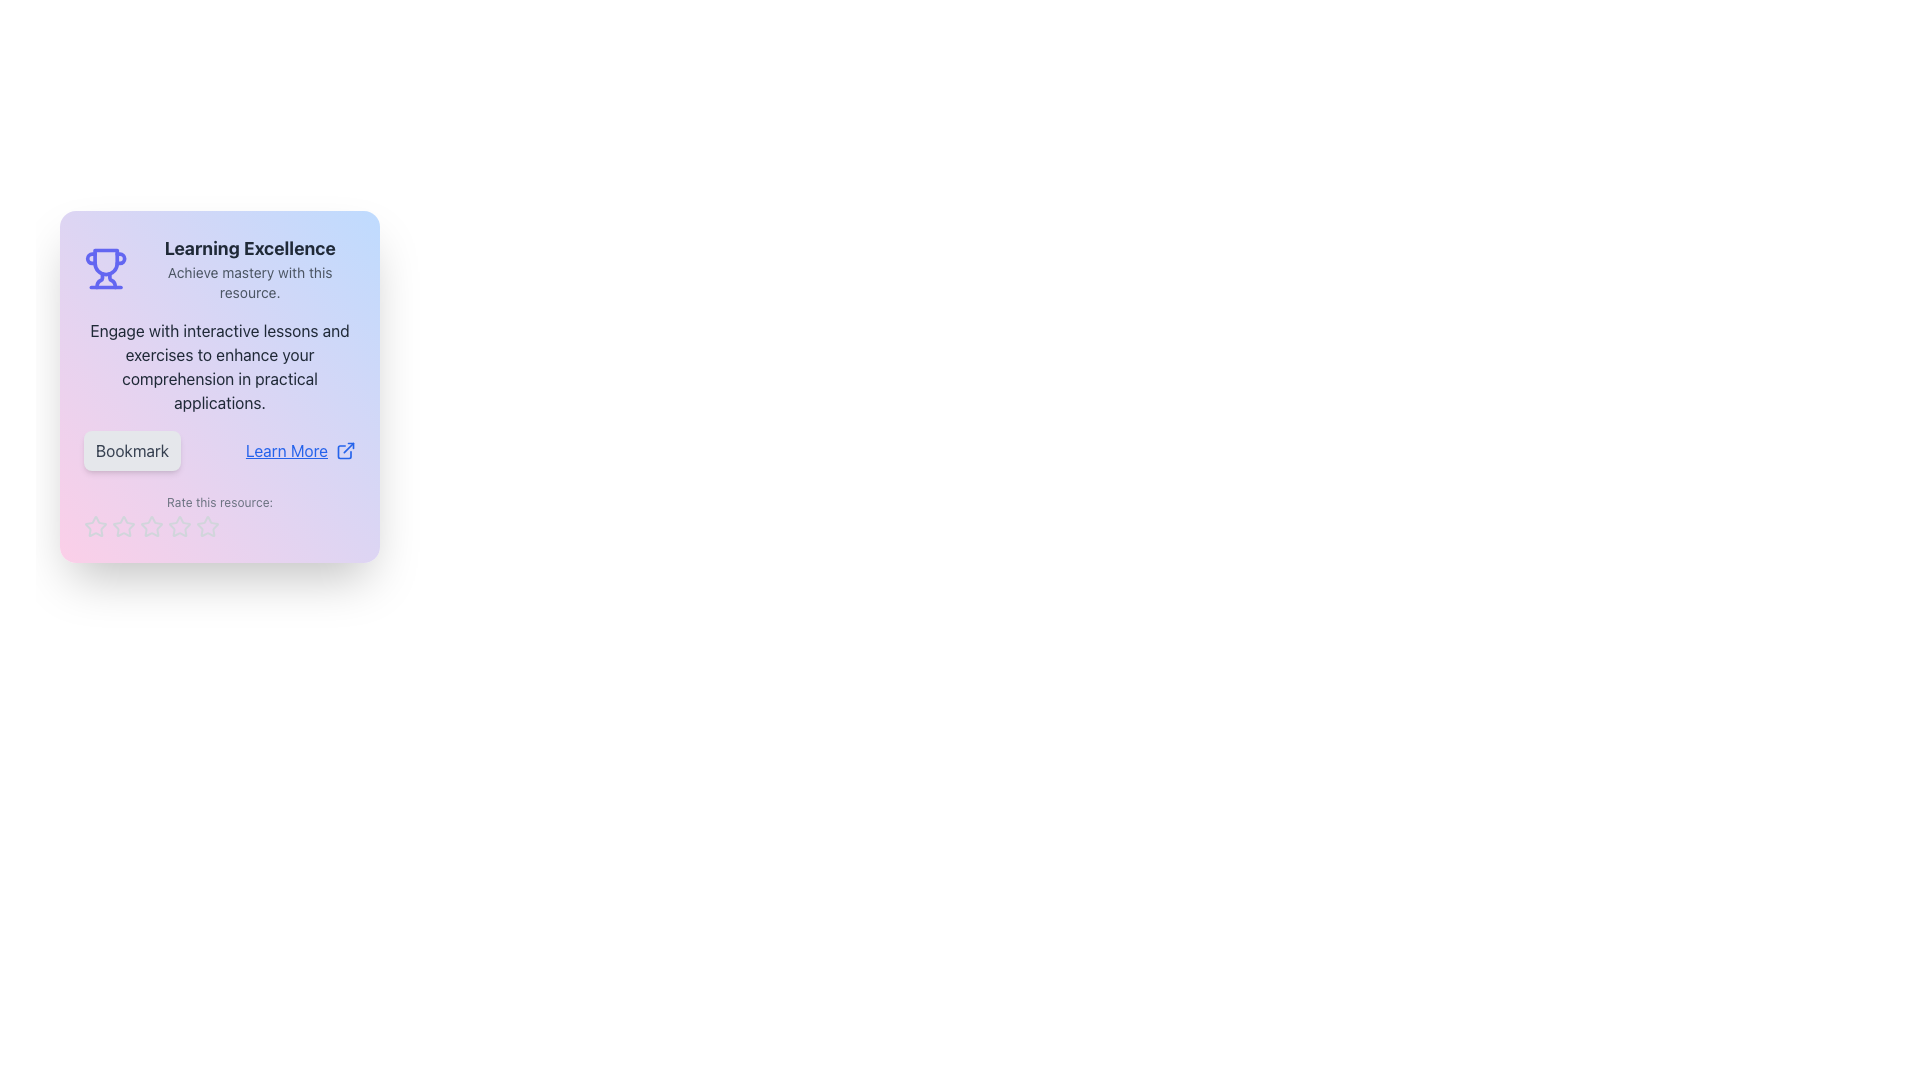 The height and width of the screenshot is (1080, 1920). What do you see at coordinates (131, 451) in the screenshot?
I see `the 'Bookmark' button with rounded edges and a light gray background` at bounding box center [131, 451].